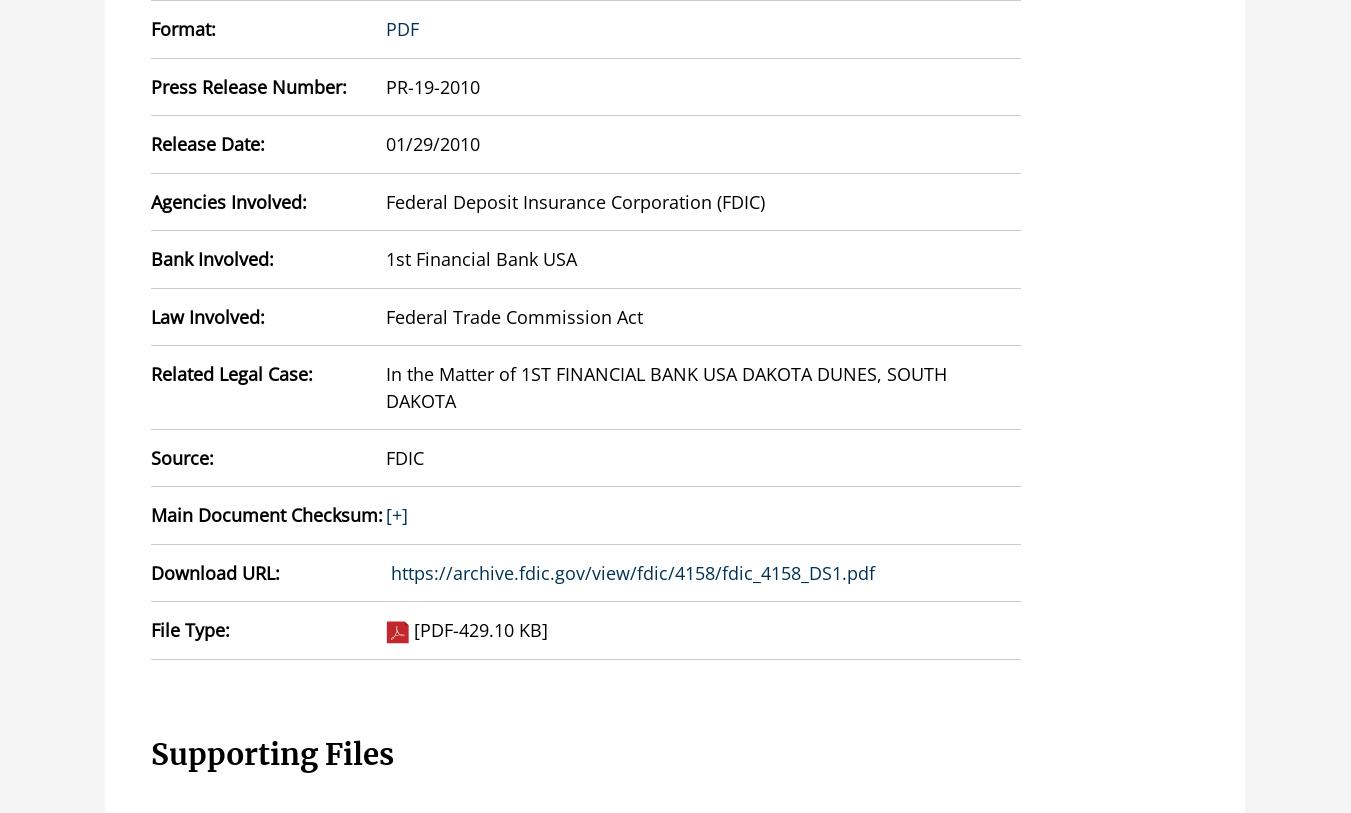  What do you see at coordinates (190, 629) in the screenshot?
I see `'File Type:'` at bounding box center [190, 629].